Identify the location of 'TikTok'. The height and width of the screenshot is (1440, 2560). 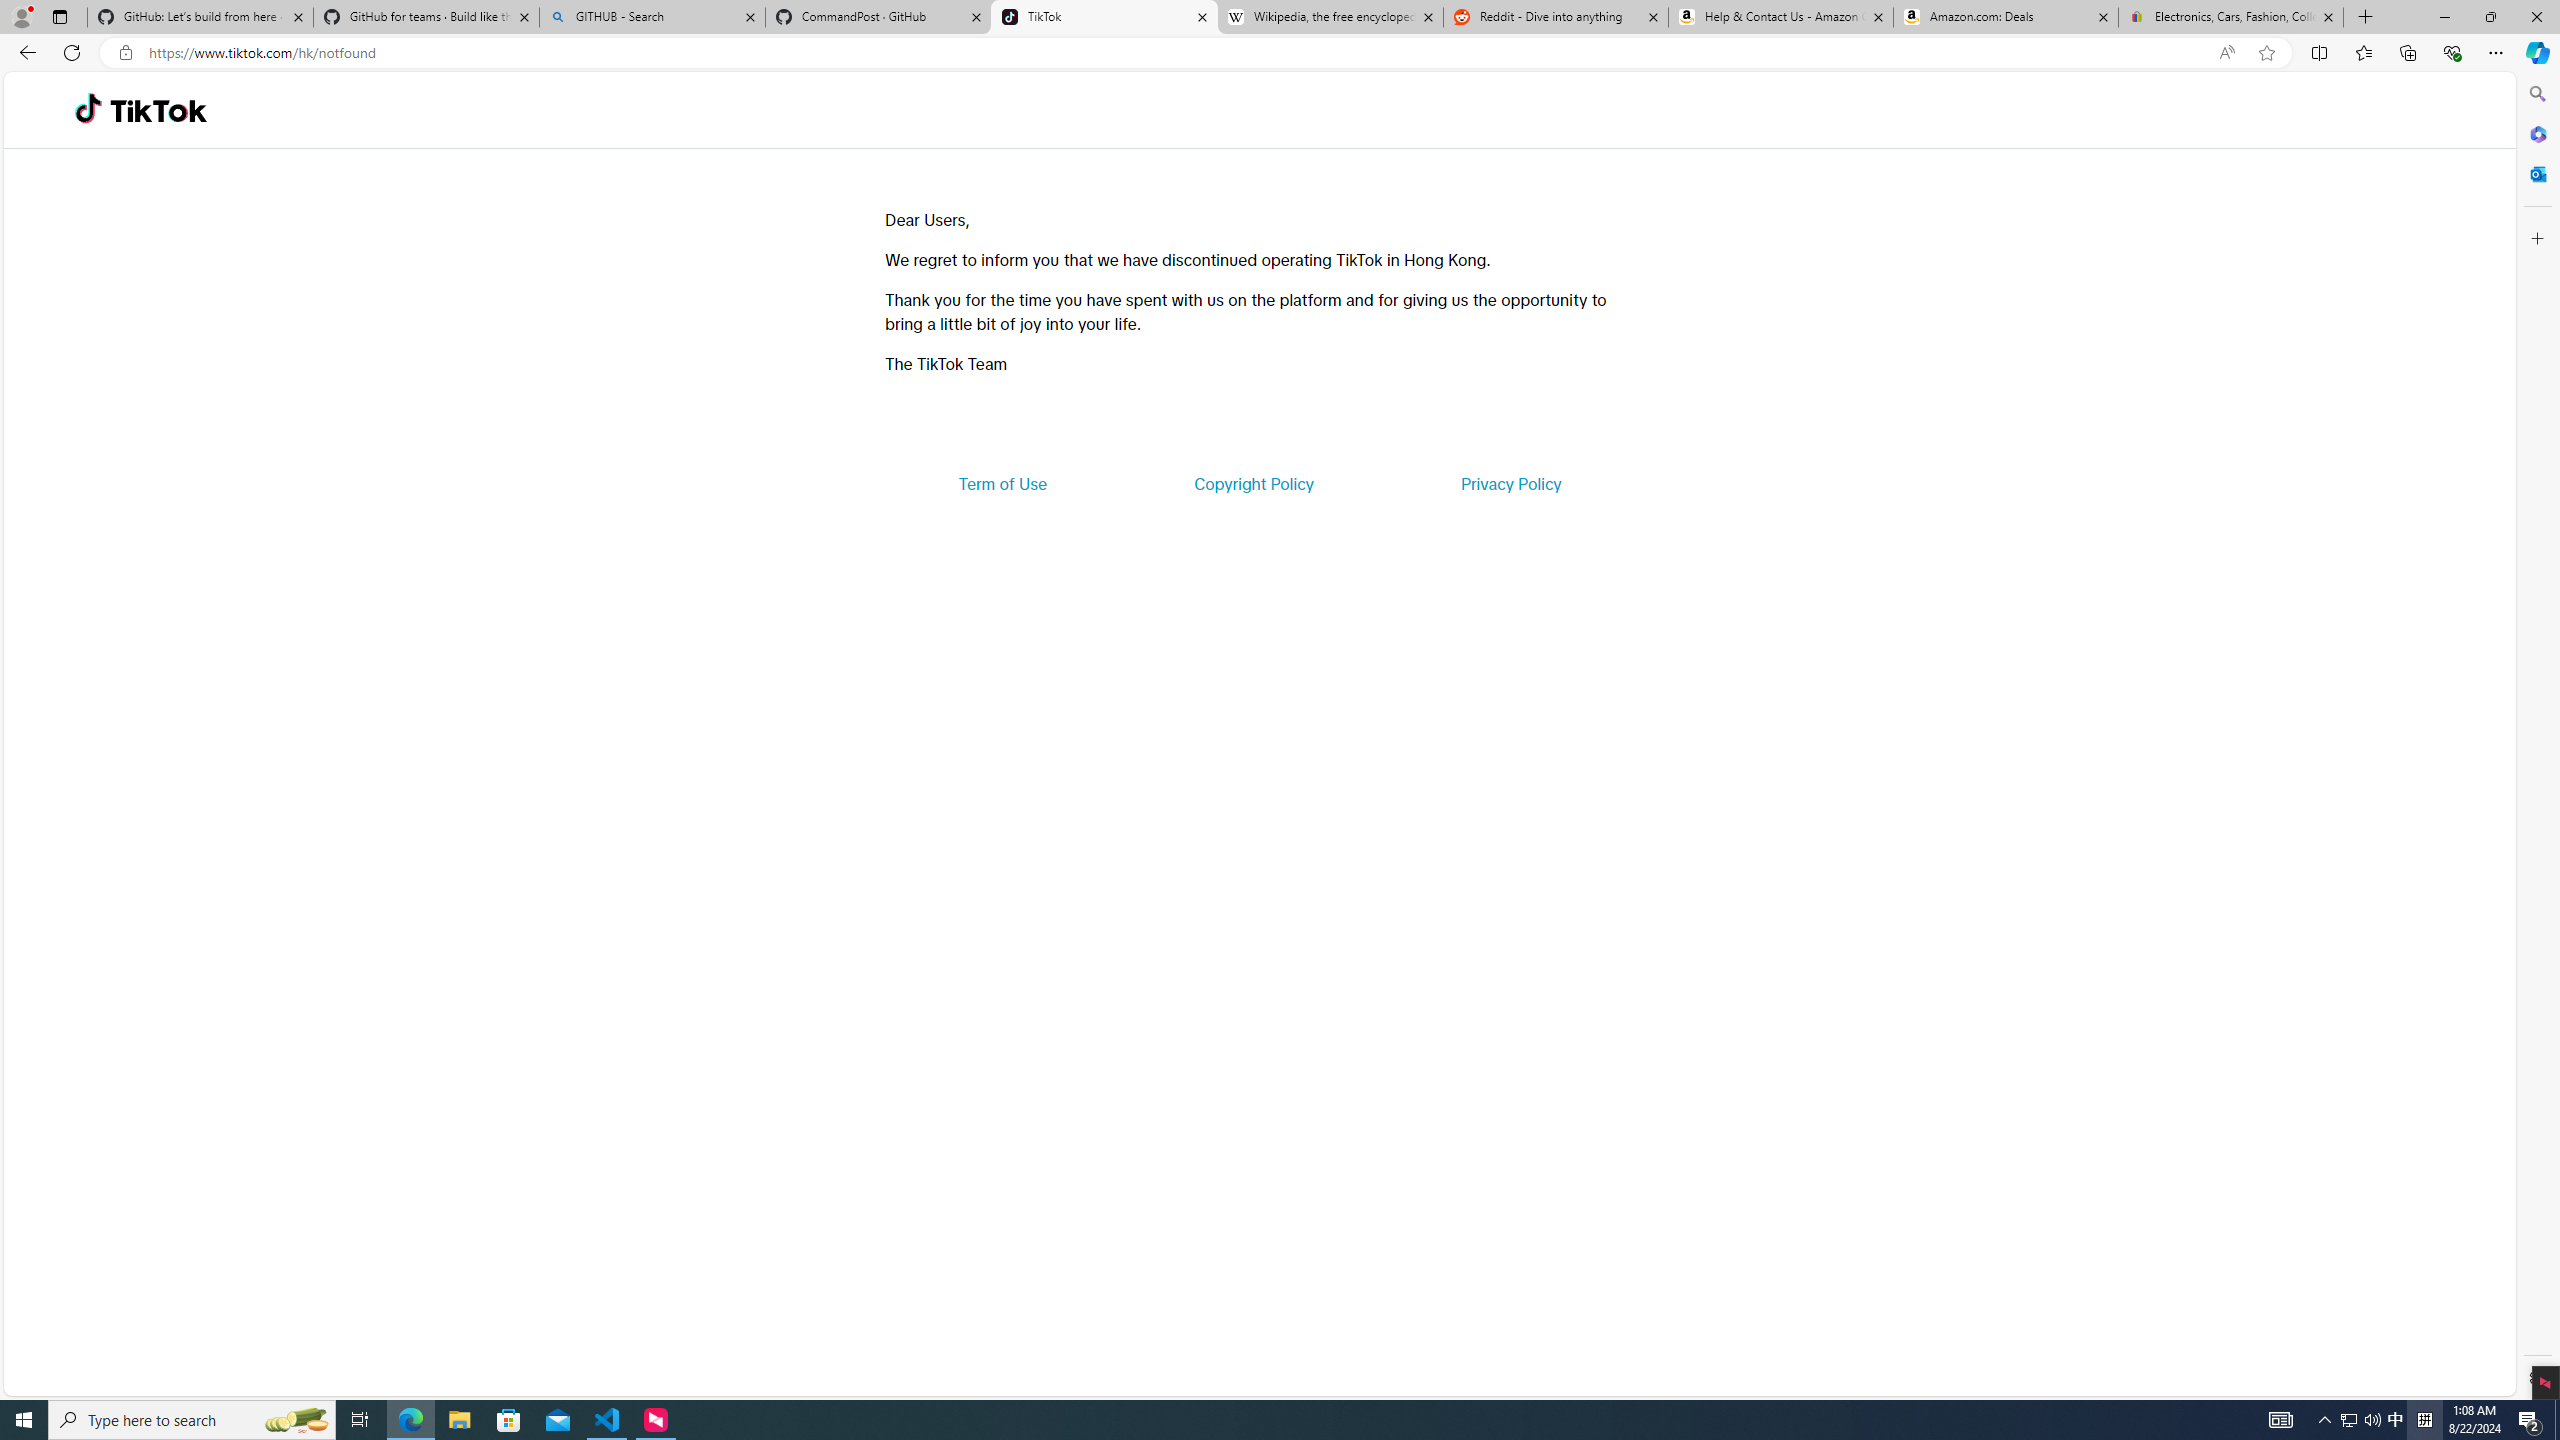
(158, 110).